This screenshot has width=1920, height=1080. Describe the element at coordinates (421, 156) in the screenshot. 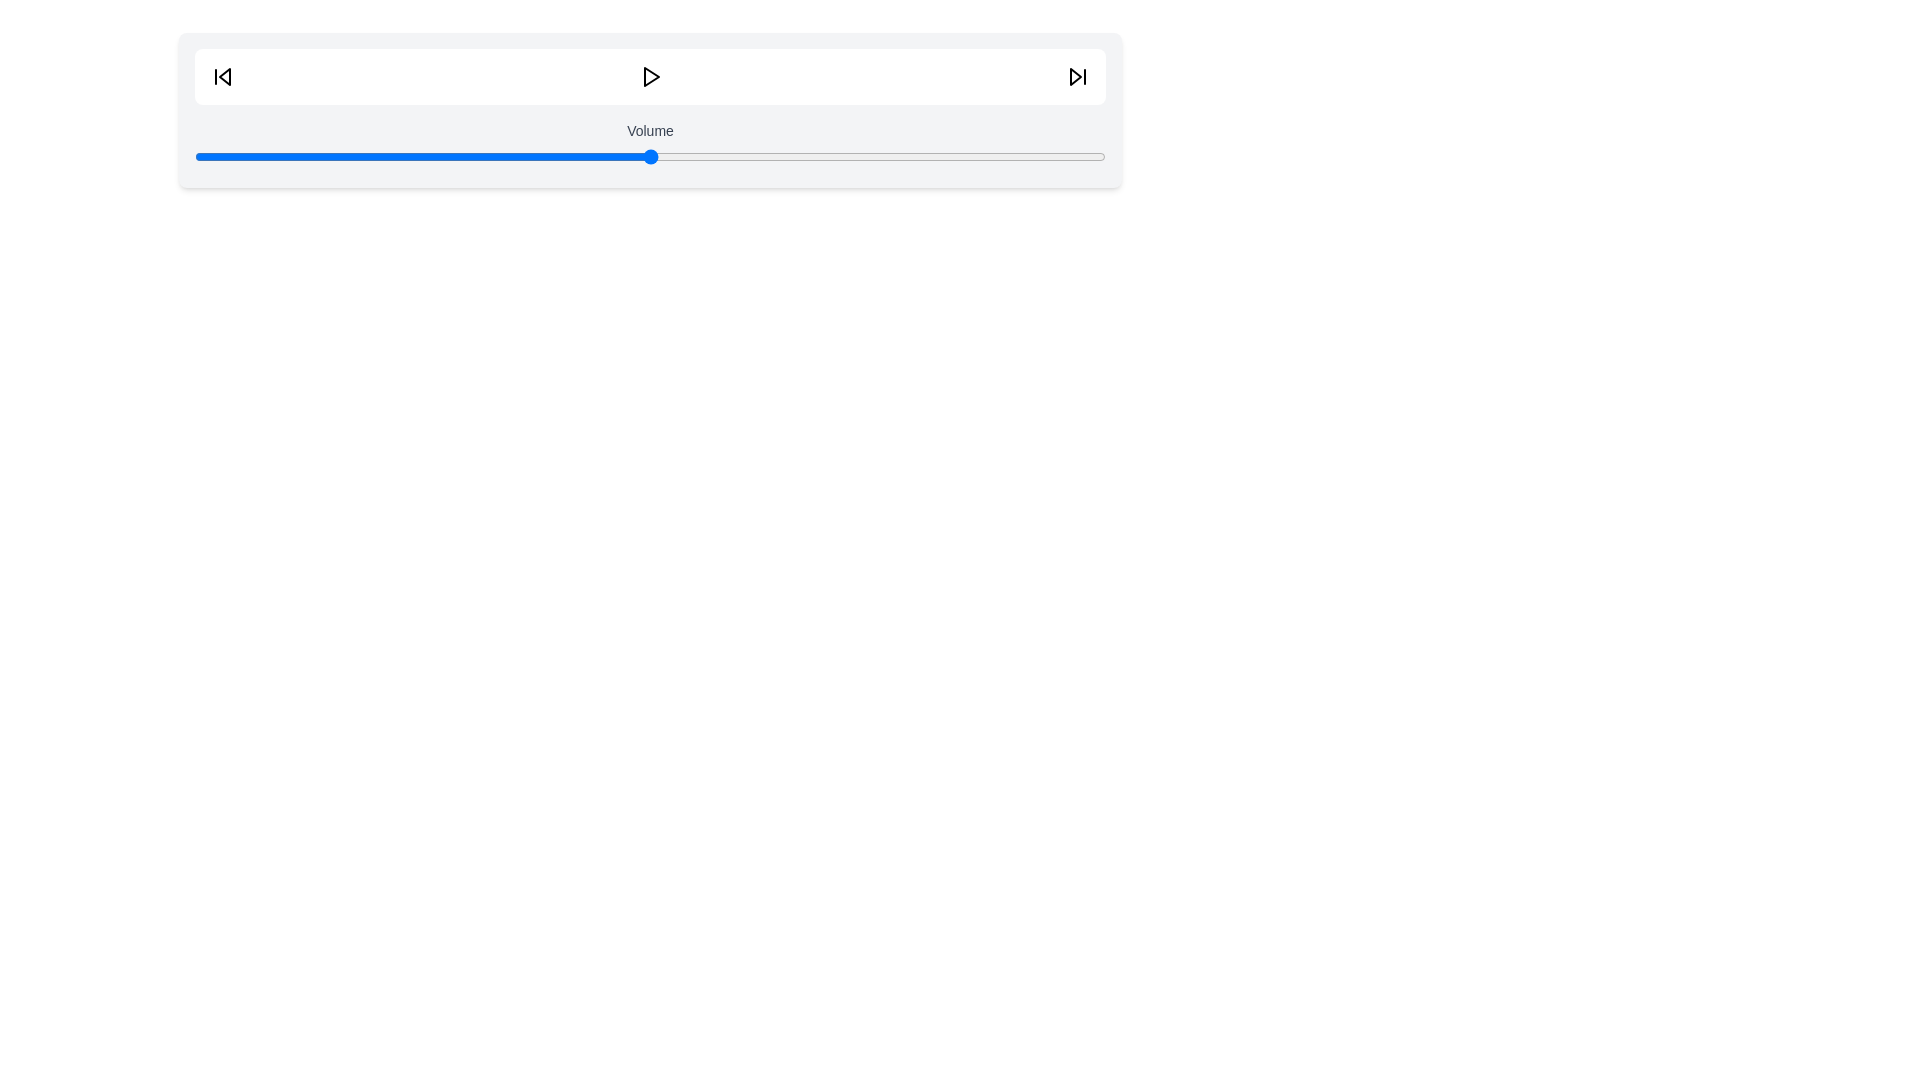

I see `the volume level` at that location.